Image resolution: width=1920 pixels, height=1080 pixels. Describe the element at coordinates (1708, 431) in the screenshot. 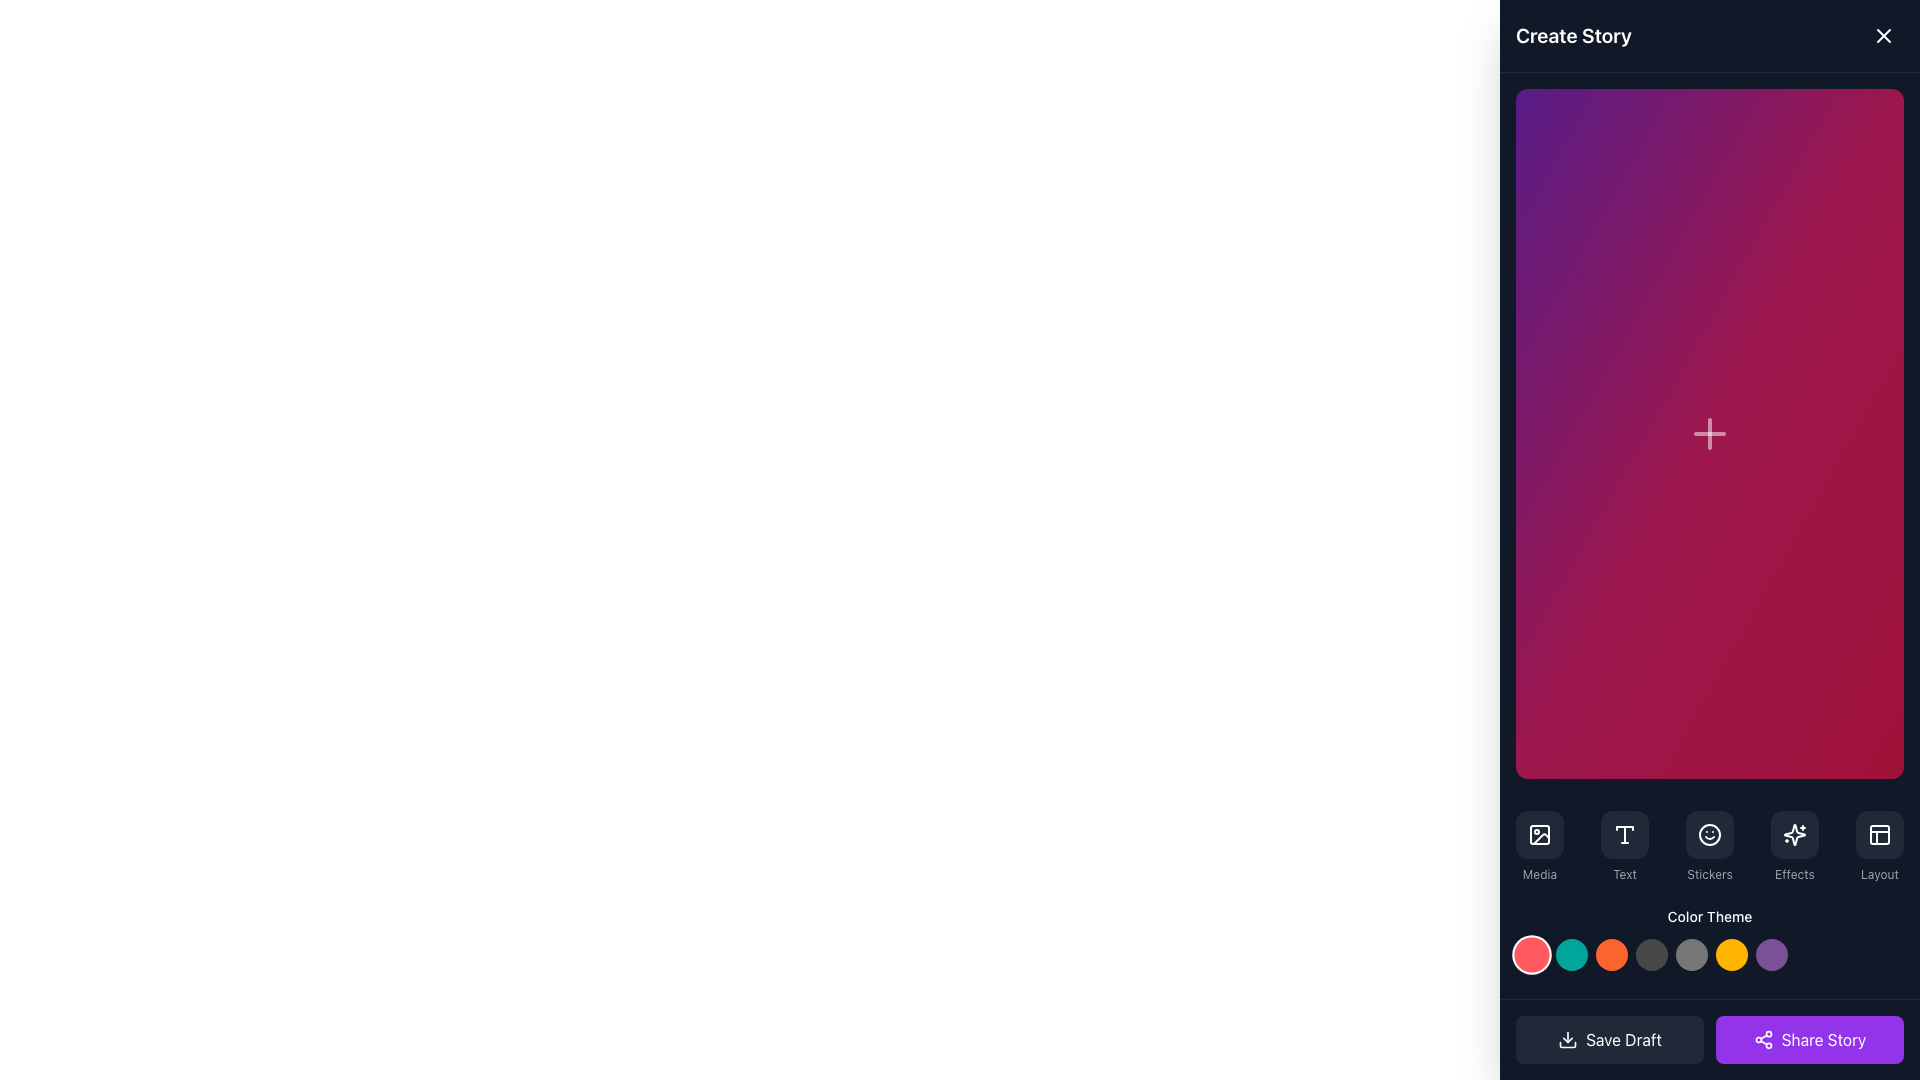

I see `the Plus icon button, which is centrally located in the main interface and is visually distinct with a gradient background` at that location.